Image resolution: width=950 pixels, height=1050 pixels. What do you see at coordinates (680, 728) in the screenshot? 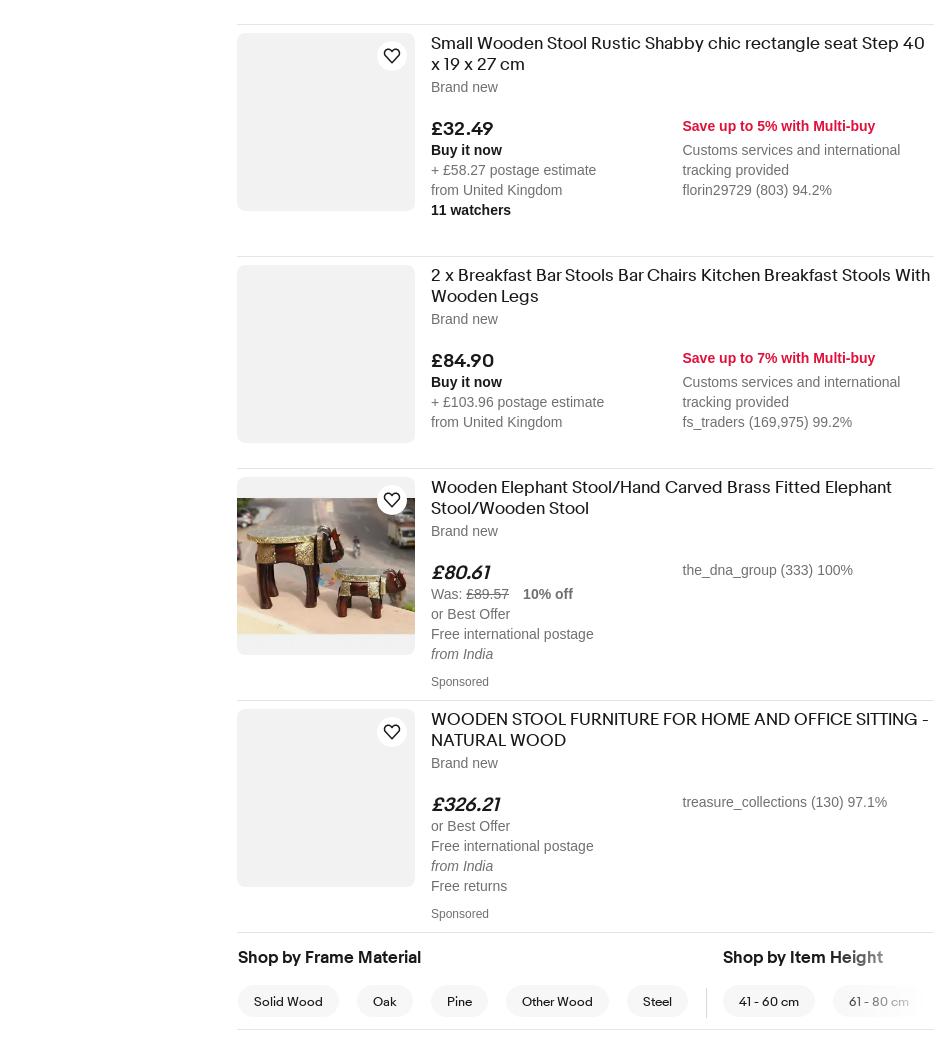
I see `'WOODEN STOOL FURNITURE FOR HOME AND OFFICE SITTING - NATURAL WOOD'` at bounding box center [680, 728].